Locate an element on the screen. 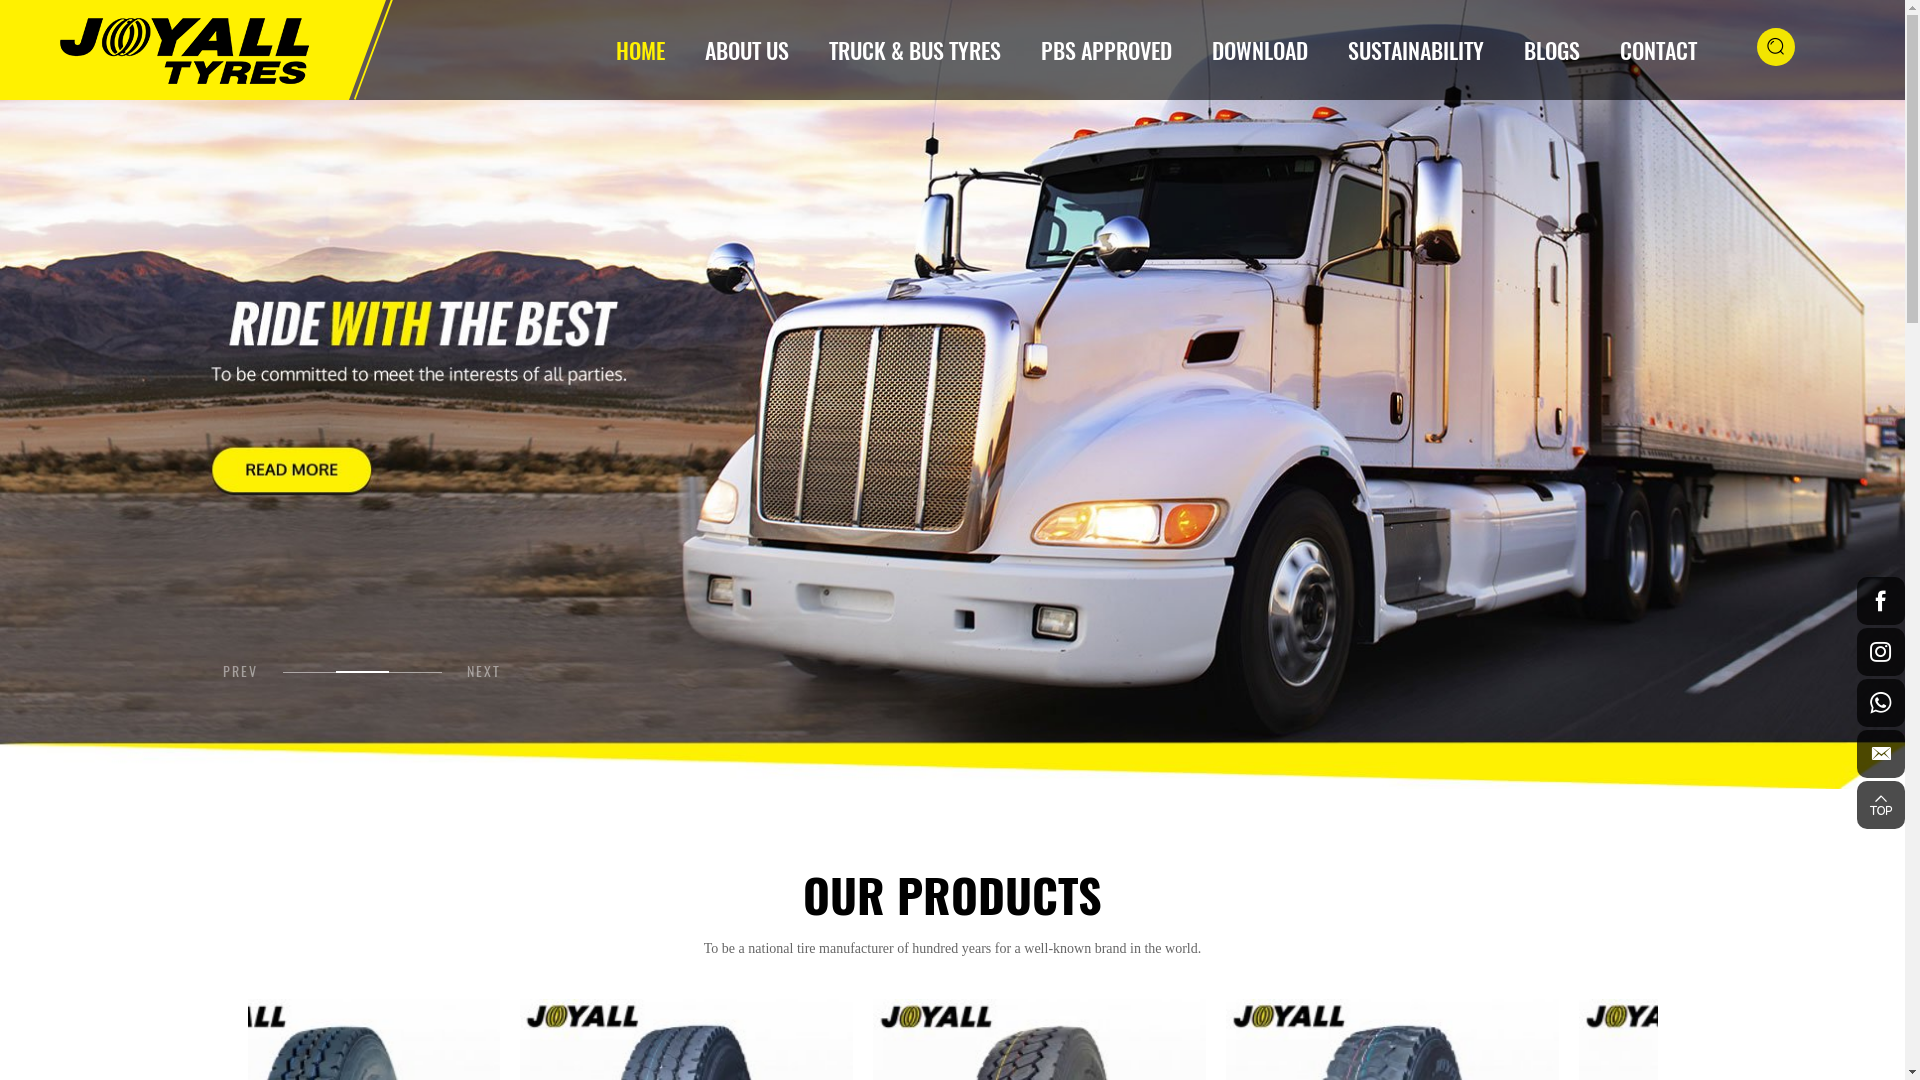  'TRUCK & BUS TYRES' is located at coordinates (914, 49).